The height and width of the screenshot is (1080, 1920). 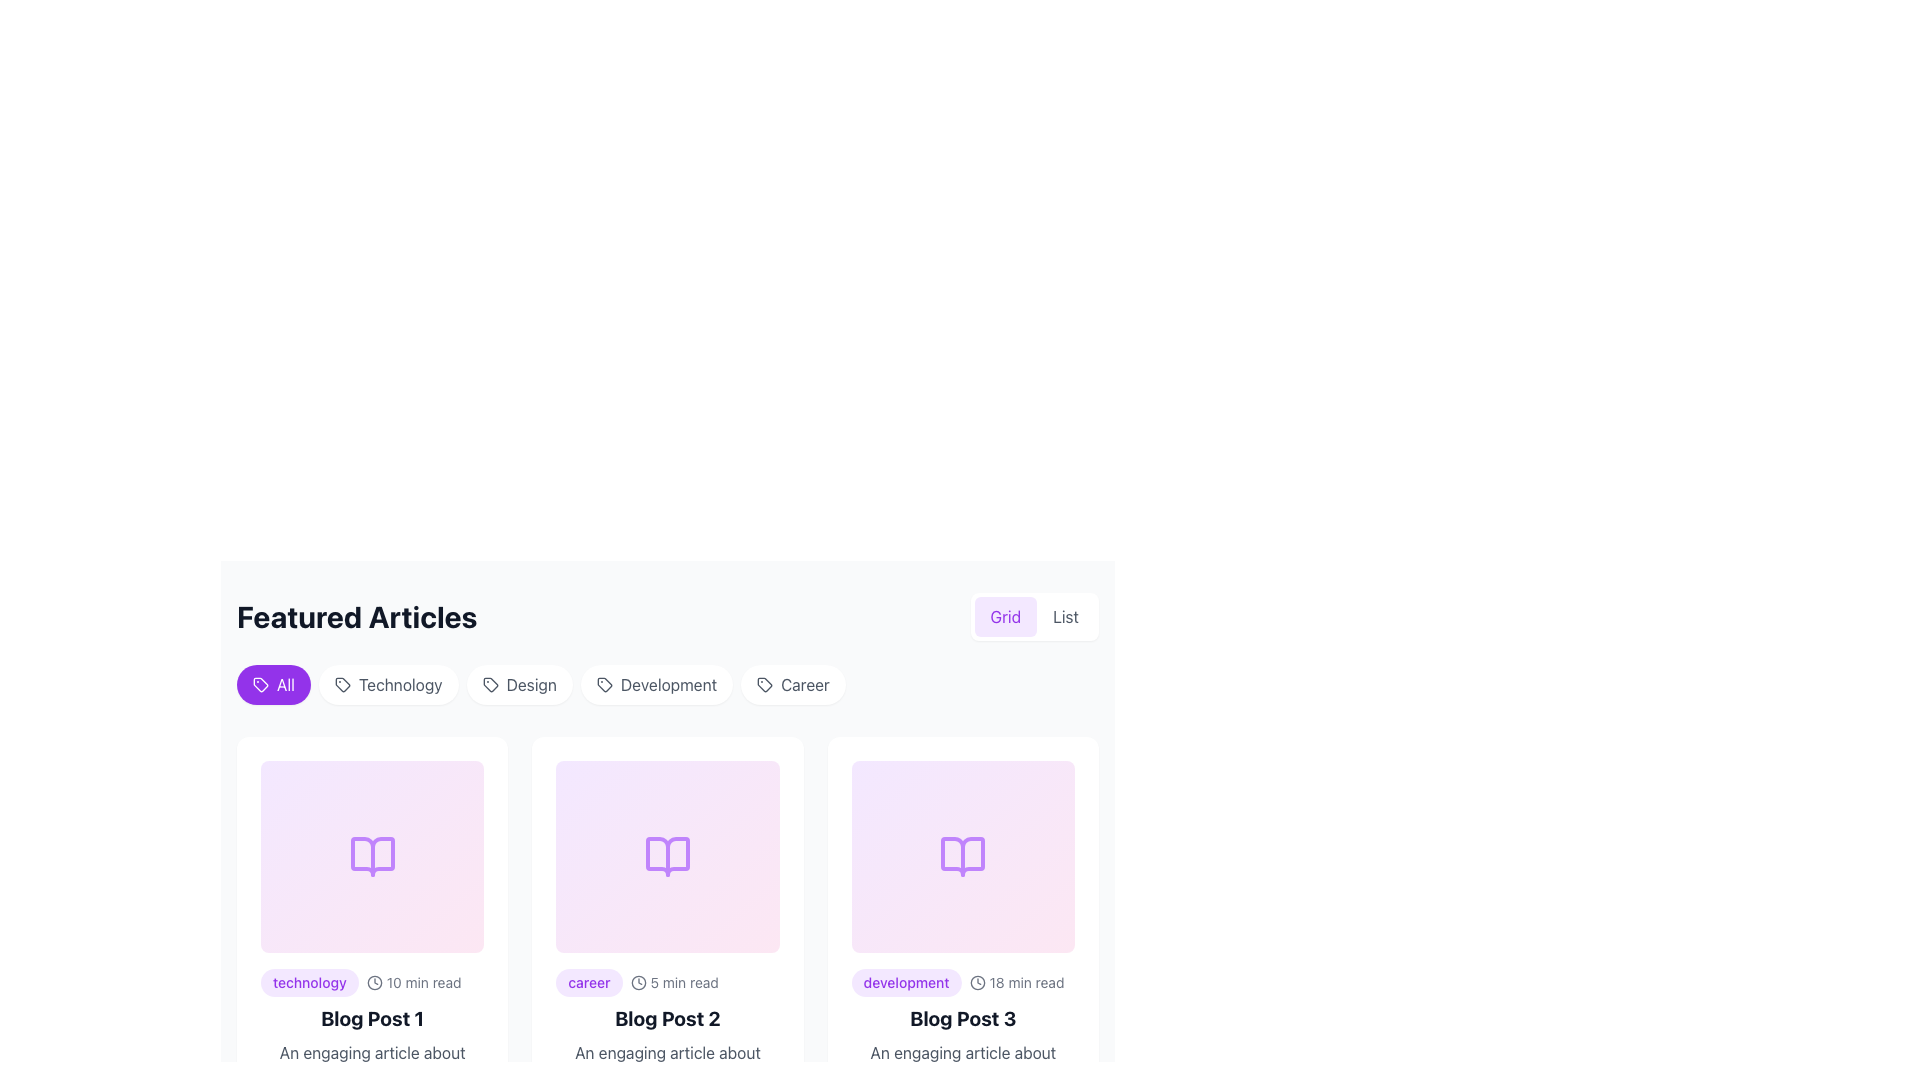 I want to click on the smaller circle at the center of the clock icon next to the '18 min read' text under 'Blog Post 3.', so click(x=977, y=982).